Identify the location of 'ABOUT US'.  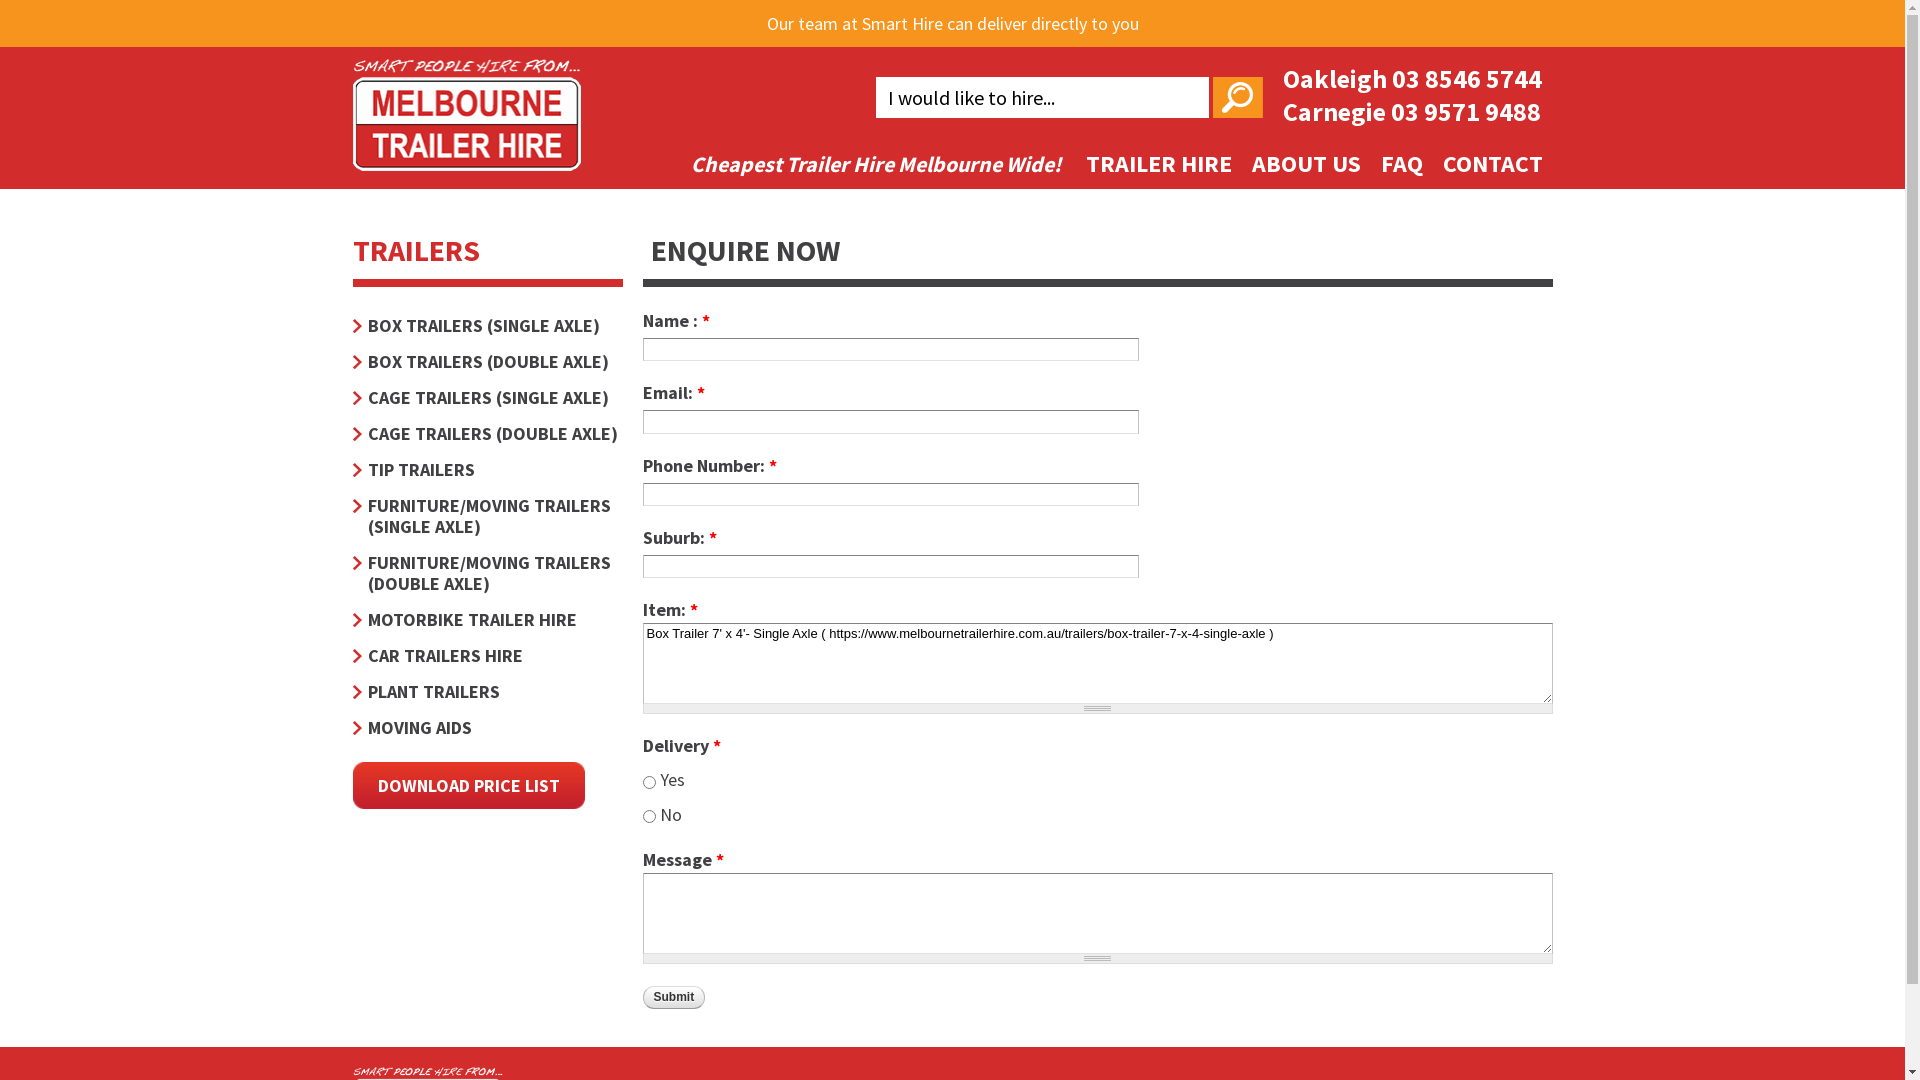
(1306, 162).